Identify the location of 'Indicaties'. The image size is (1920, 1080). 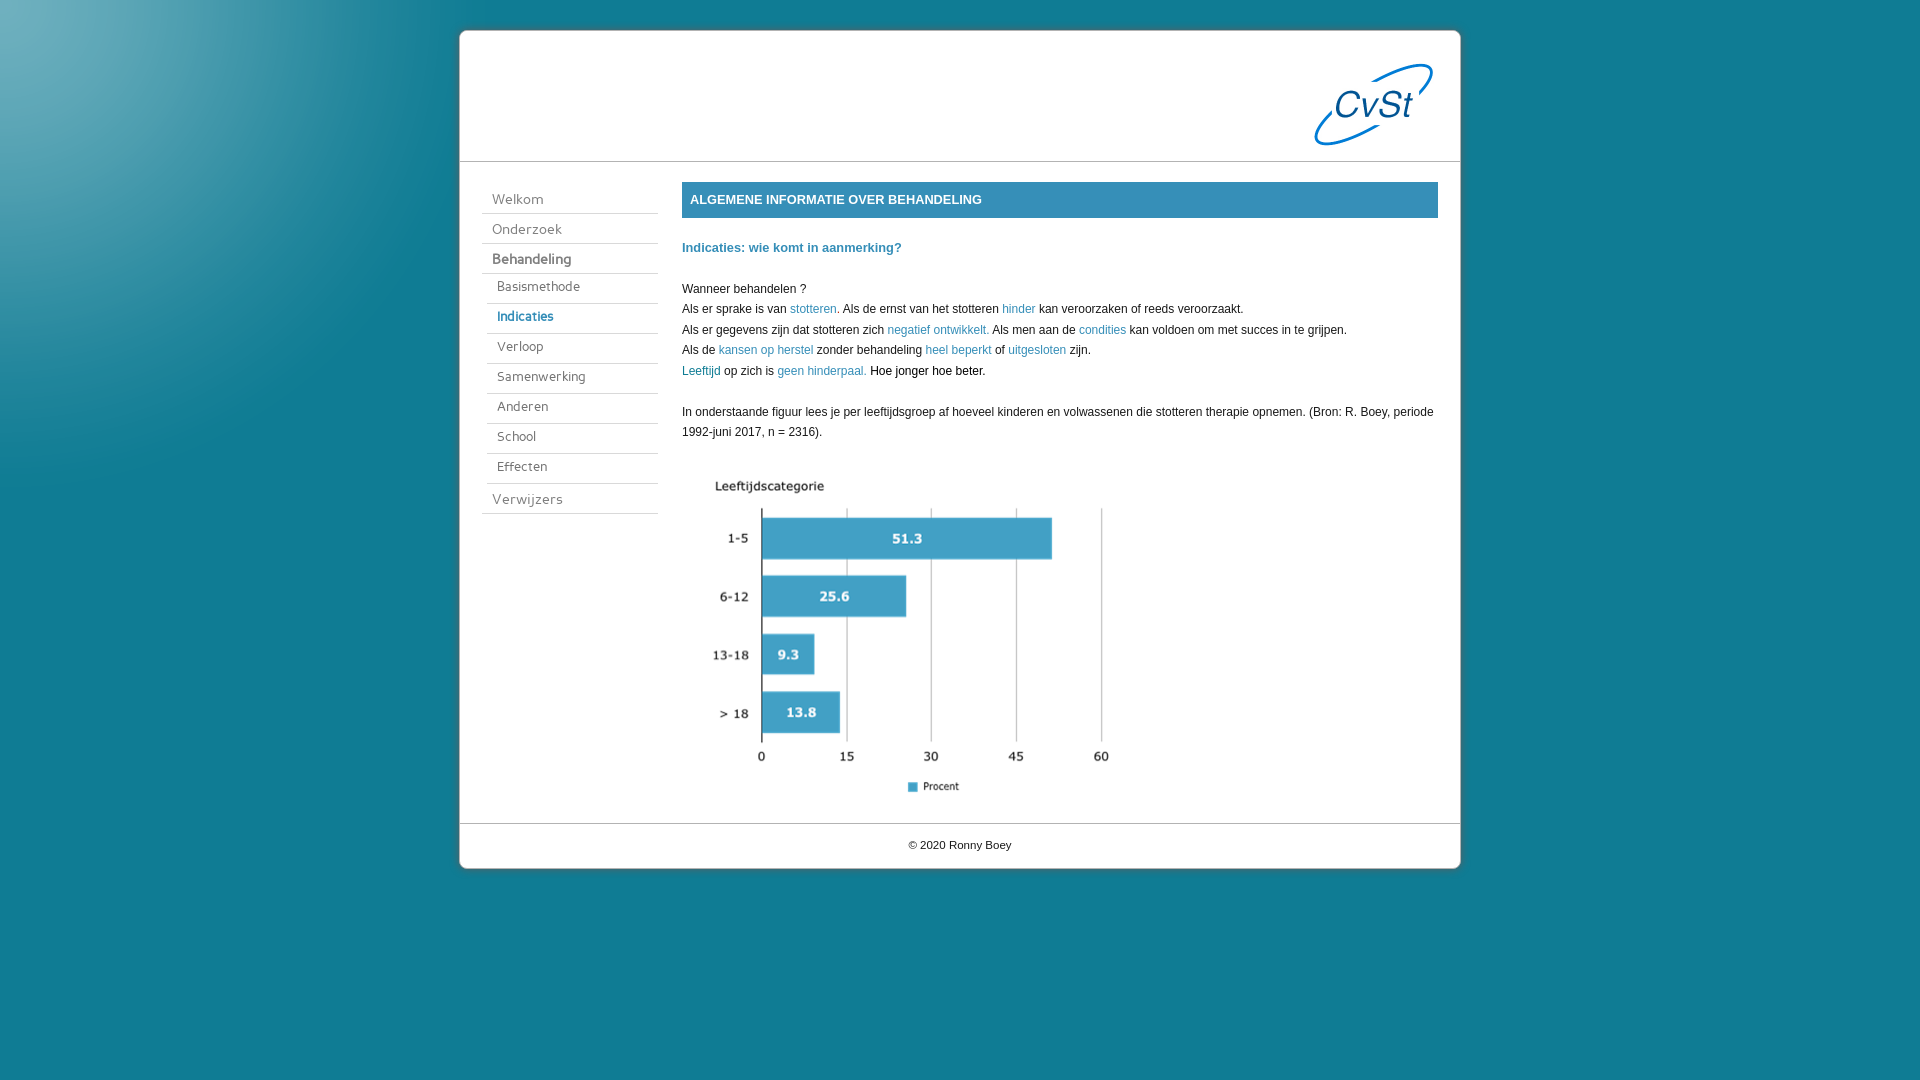
(486, 318).